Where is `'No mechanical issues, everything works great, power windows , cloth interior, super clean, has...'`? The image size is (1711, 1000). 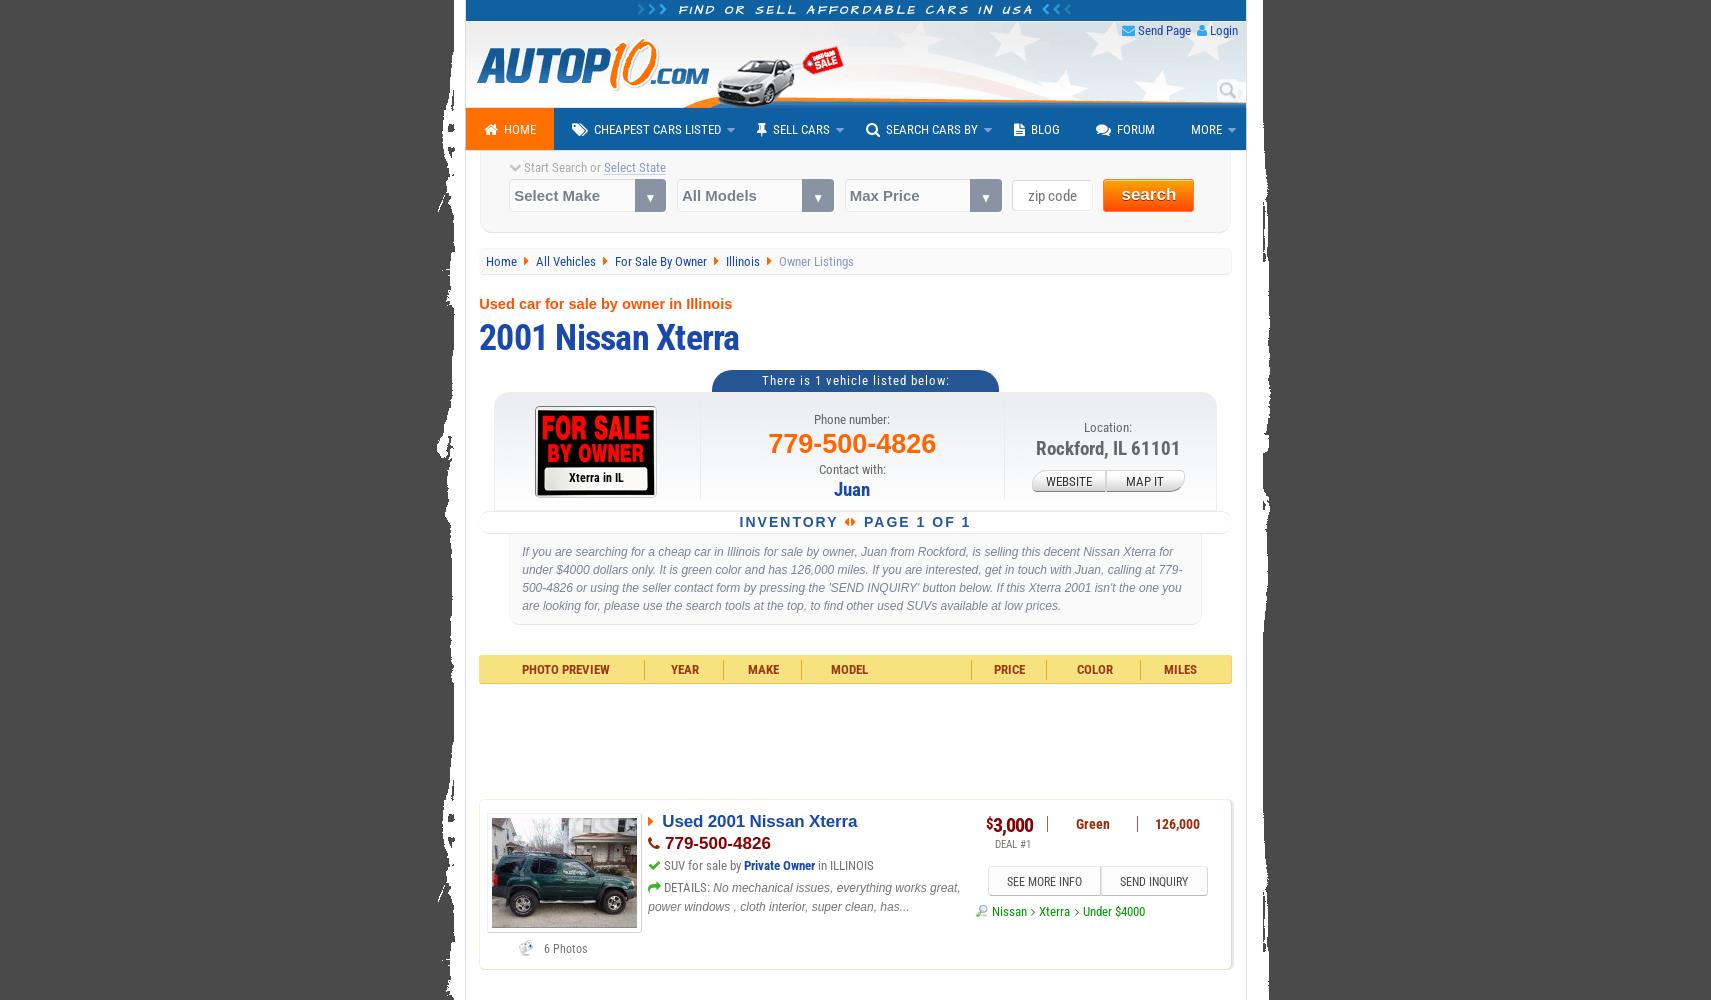 'No mechanical issues, everything works great, power windows , cloth interior, super clean, has...' is located at coordinates (646, 897).